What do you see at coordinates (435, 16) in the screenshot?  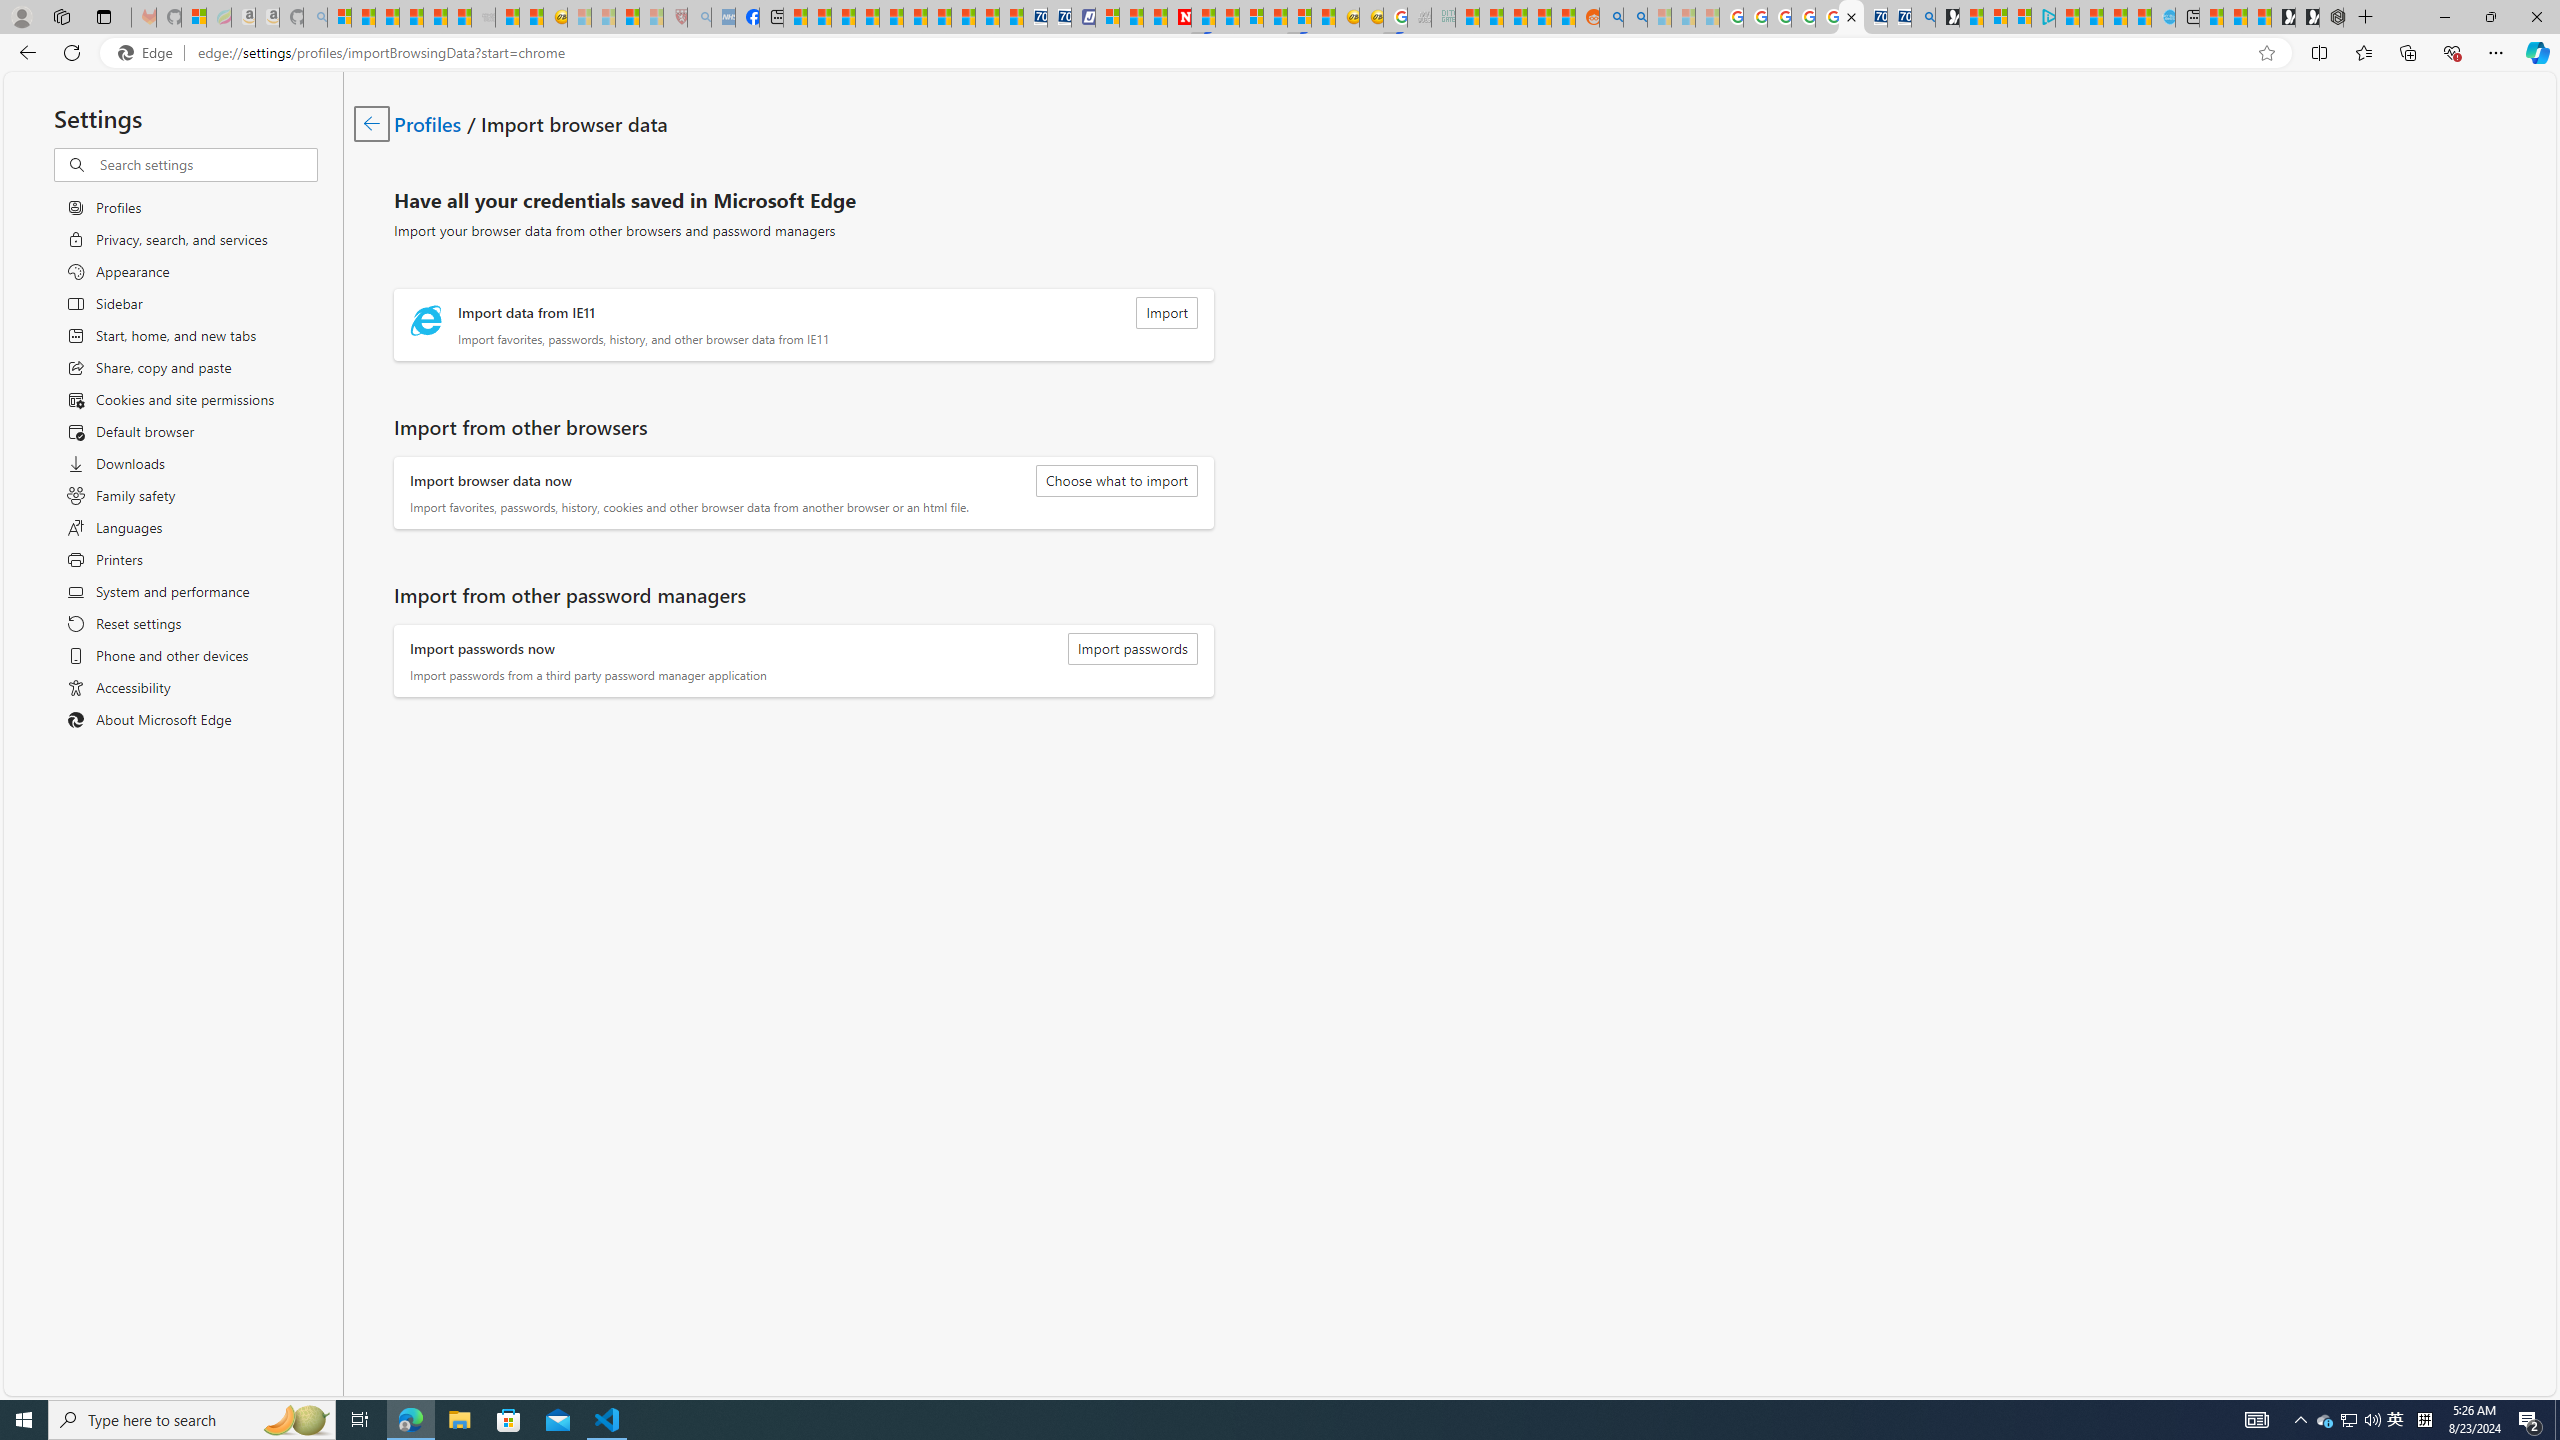 I see `'New Report Confirms 2023 Was Record Hot | Watch'` at bounding box center [435, 16].